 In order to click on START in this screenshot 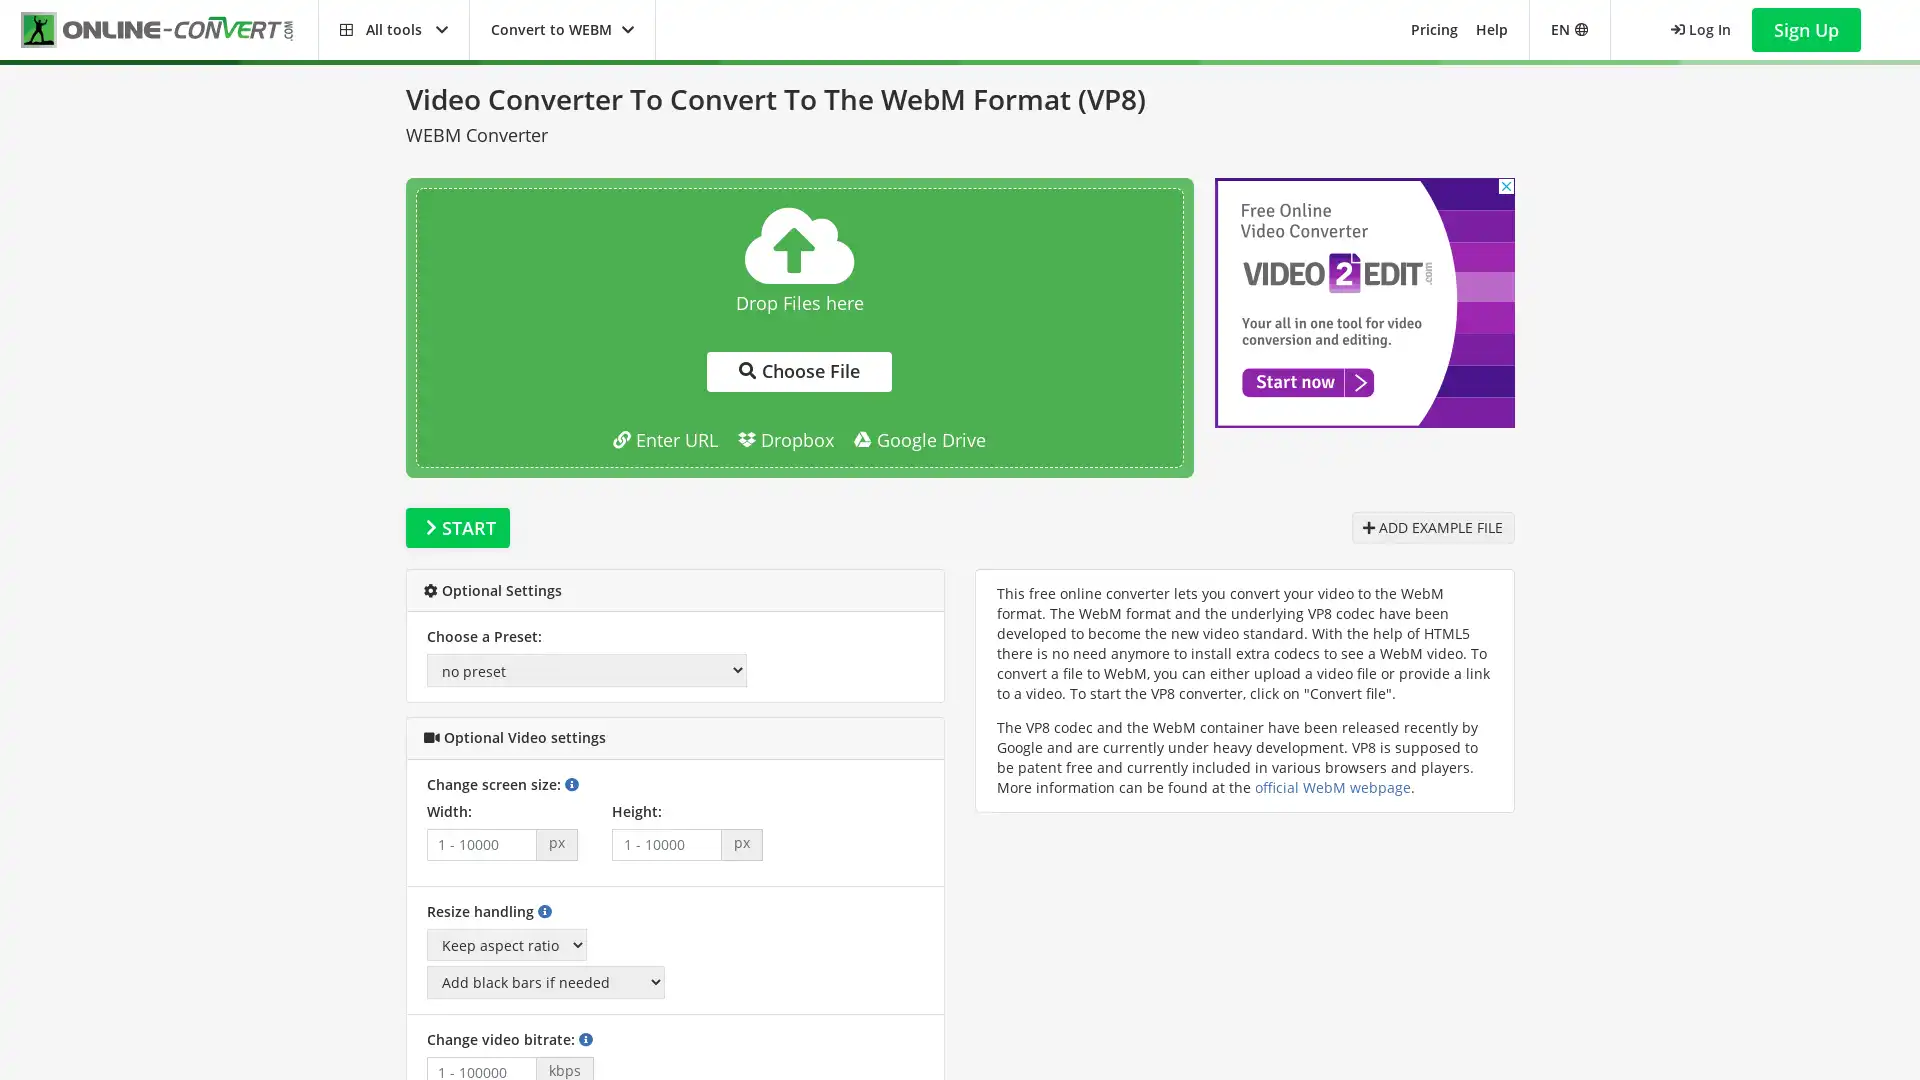, I will do `click(455, 527)`.